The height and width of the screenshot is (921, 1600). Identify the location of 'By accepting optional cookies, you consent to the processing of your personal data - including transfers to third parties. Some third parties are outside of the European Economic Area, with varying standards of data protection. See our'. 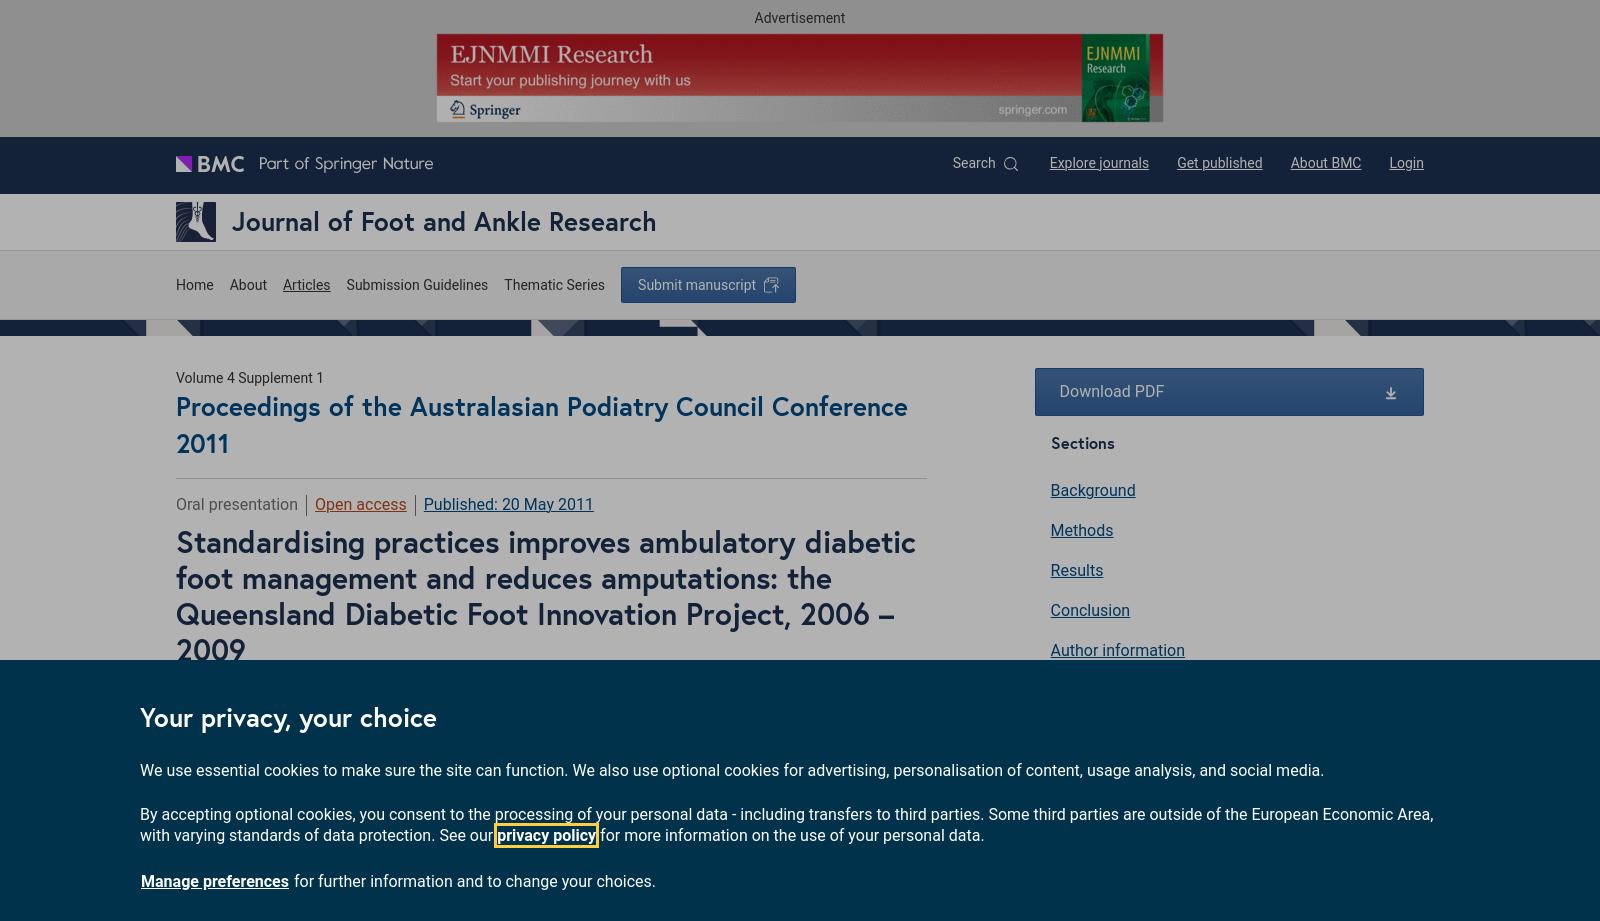
(786, 824).